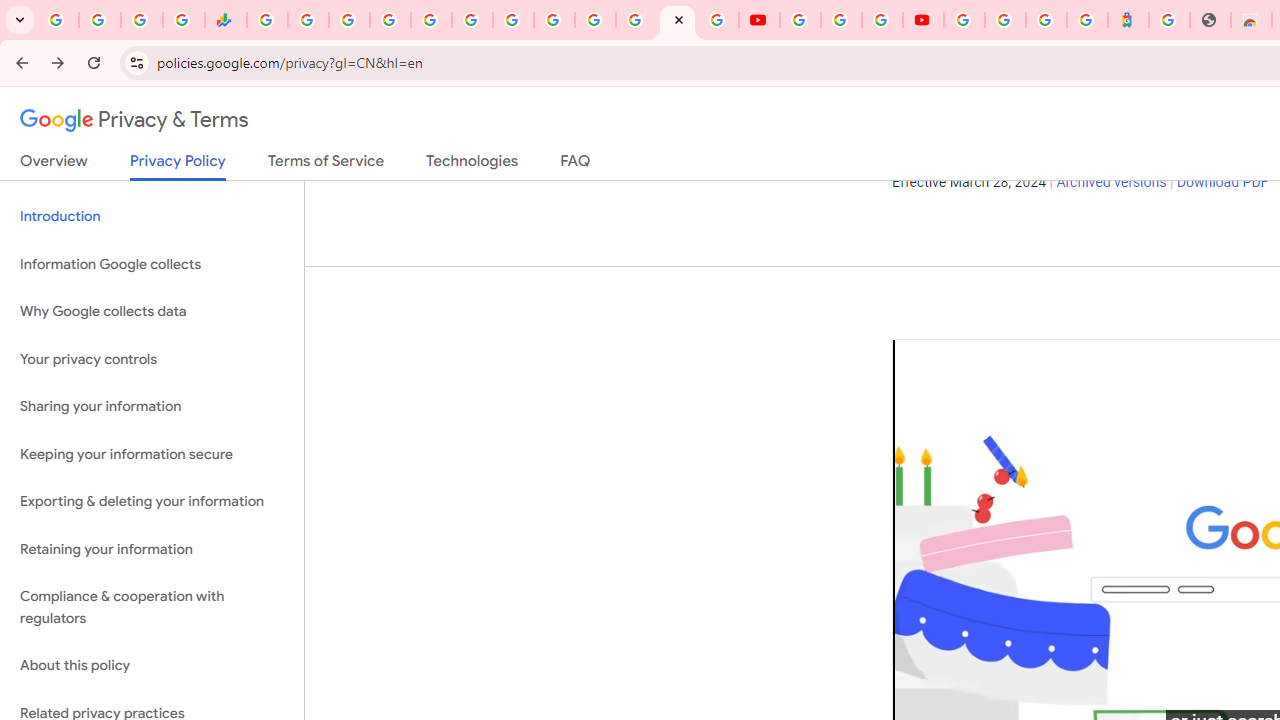  I want to click on 'Retaining your information', so click(151, 549).